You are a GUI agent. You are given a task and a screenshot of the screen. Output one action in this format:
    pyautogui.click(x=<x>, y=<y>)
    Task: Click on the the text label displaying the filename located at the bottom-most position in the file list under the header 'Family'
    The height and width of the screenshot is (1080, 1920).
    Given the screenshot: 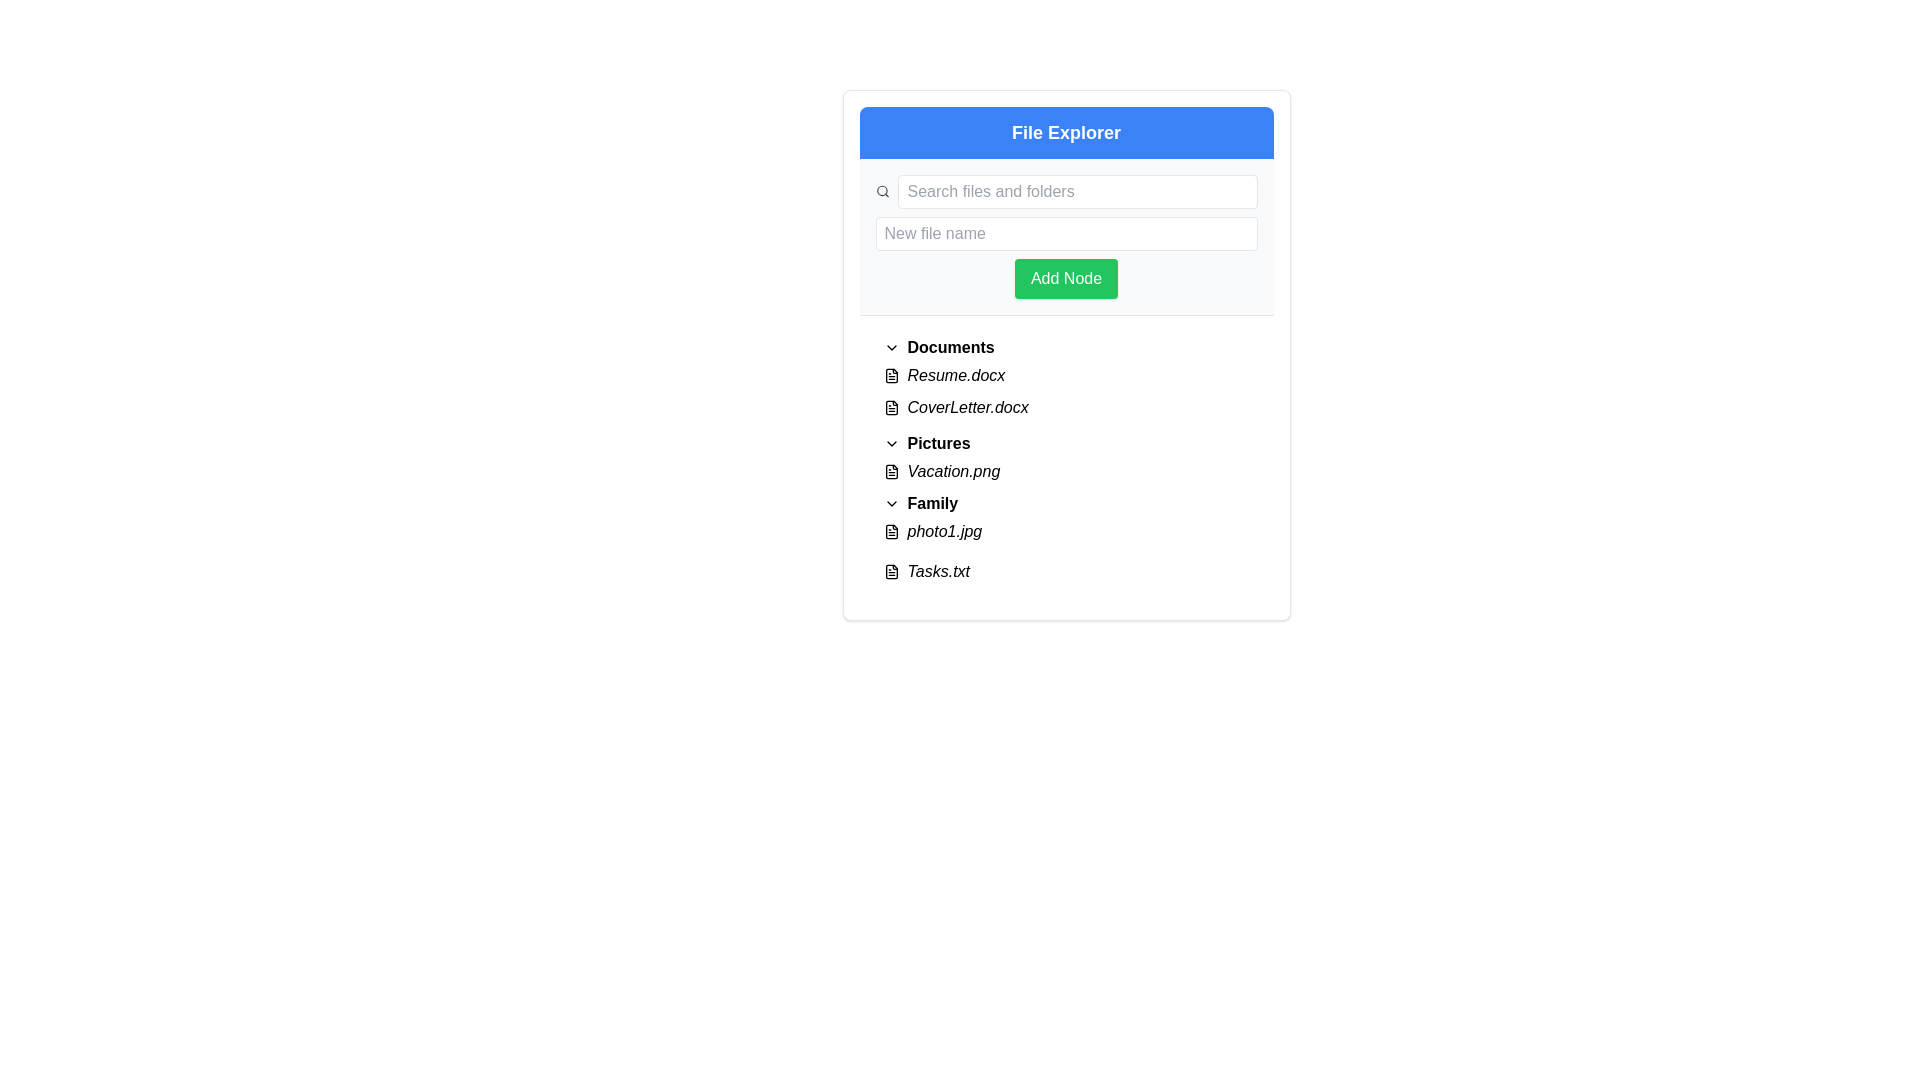 What is the action you would take?
    pyautogui.click(x=937, y=571)
    